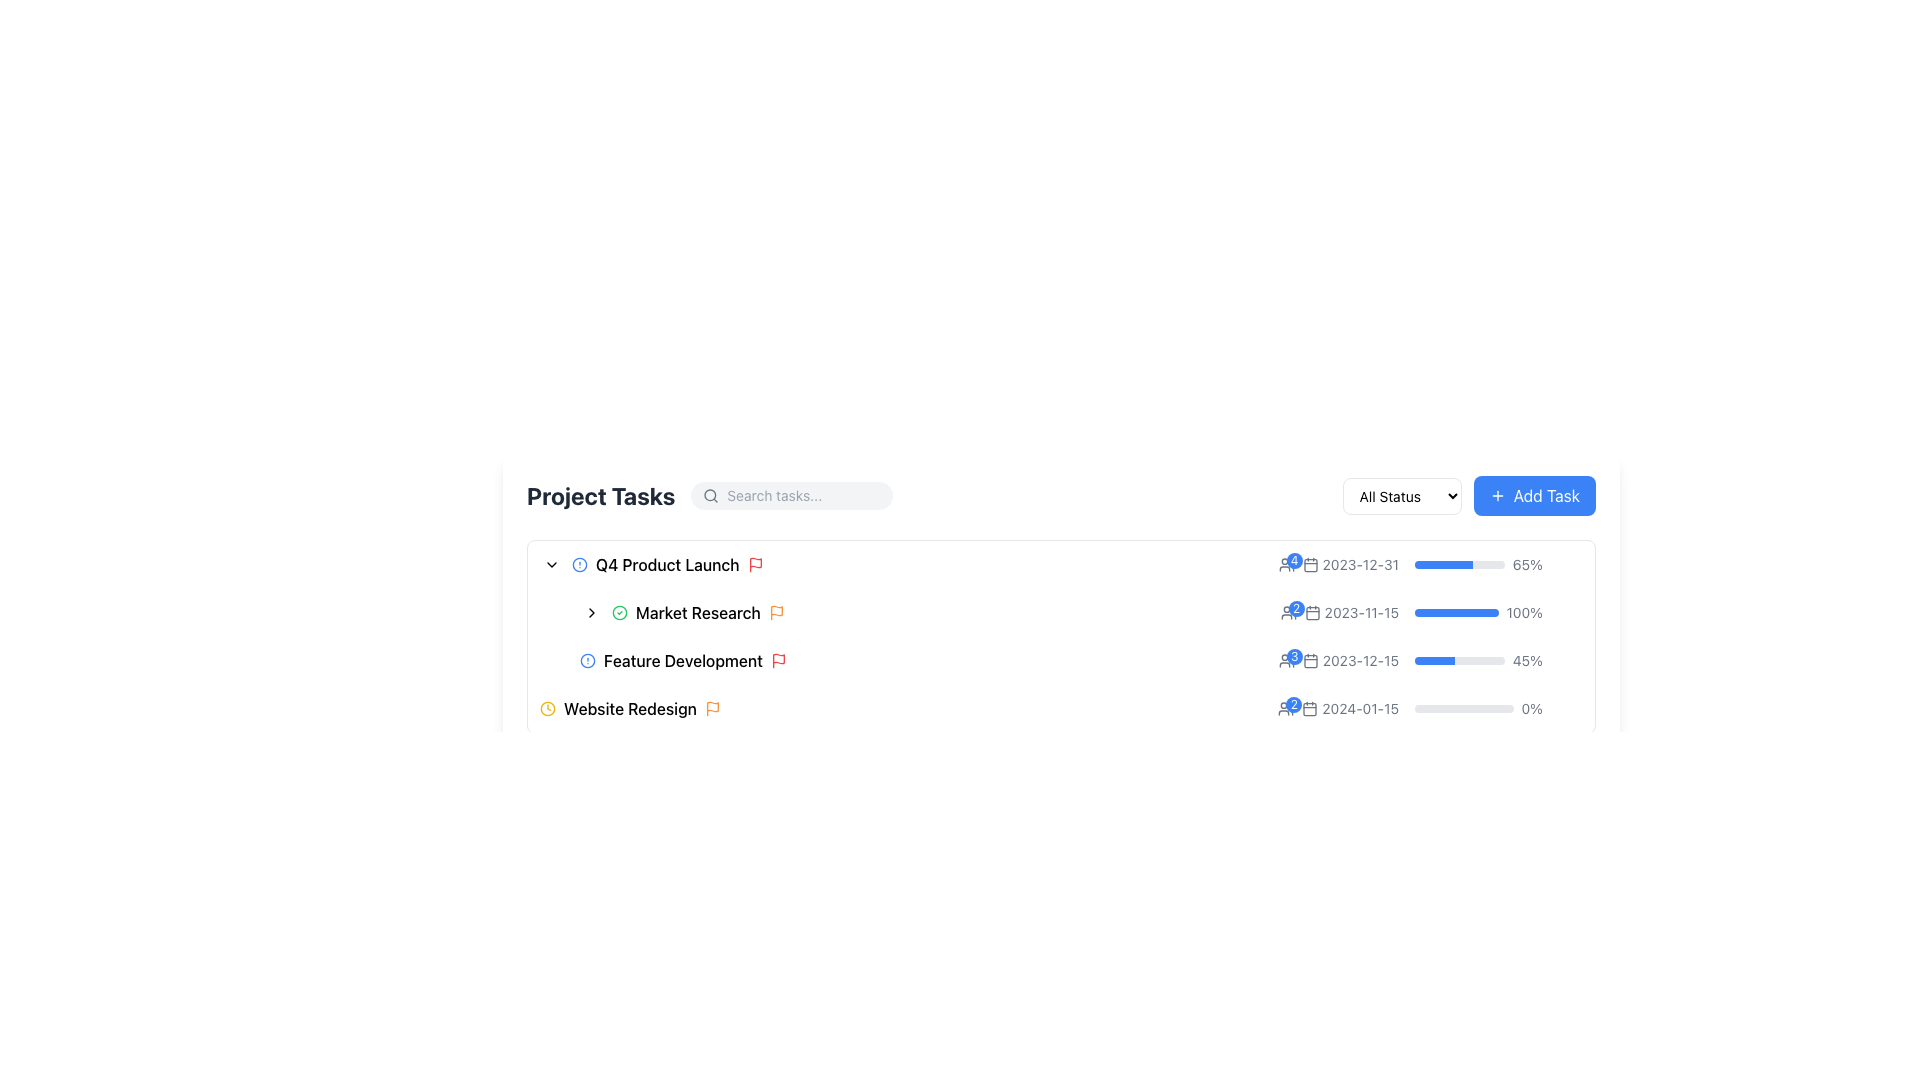 This screenshot has height=1080, width=1920. What do you see at coordinates (1310, 708) in the screenshot?
I see `the date icon positioned on the far right of the 'Website Redesign' task row, adjacent to the text '2024-01-15'` at bounding box center [1310, 708].